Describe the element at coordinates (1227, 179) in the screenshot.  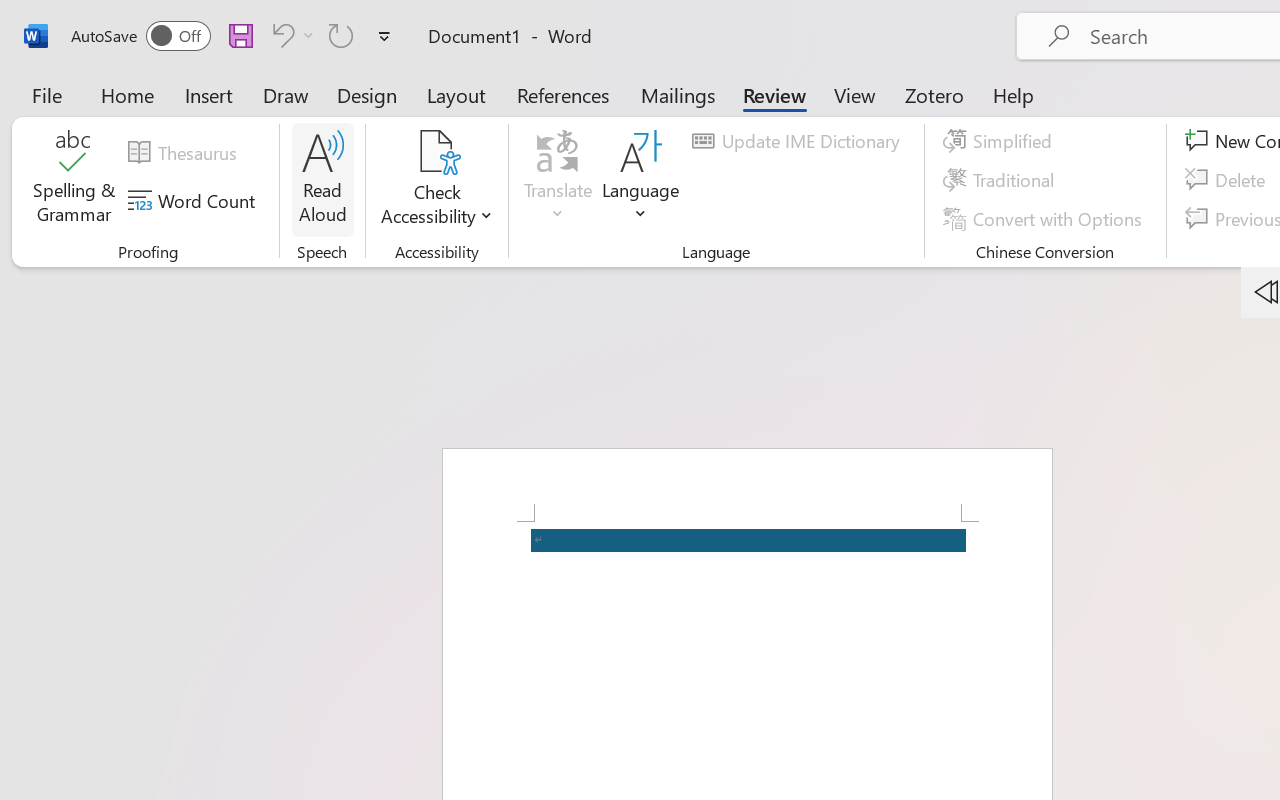
I see `'Delete'` at that location.